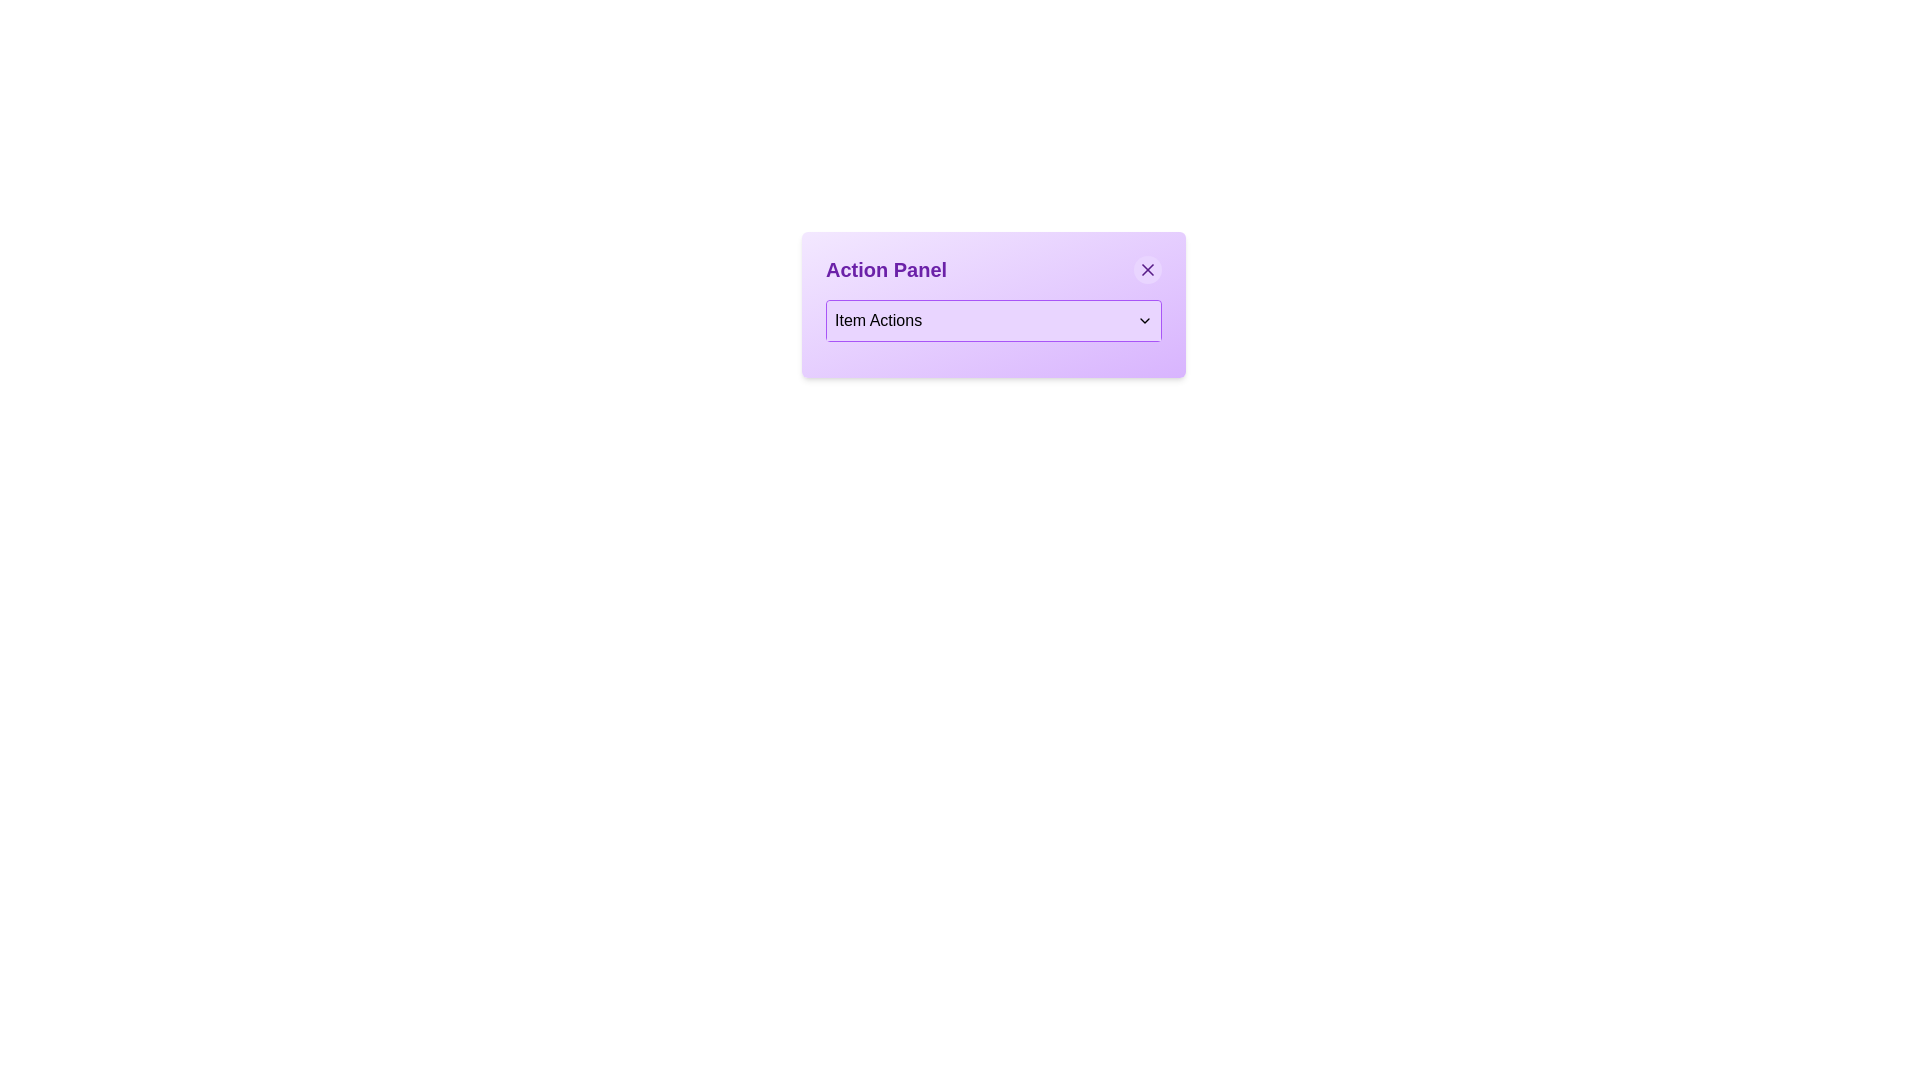 Image resolution: width=1920 pixels, height=1080 pixels. Describe the element at coordinates (1147, 270) in the screenshot. I see `the small purple 'X' icon located at the top-right corner of the 'Action Panel'` at that location.